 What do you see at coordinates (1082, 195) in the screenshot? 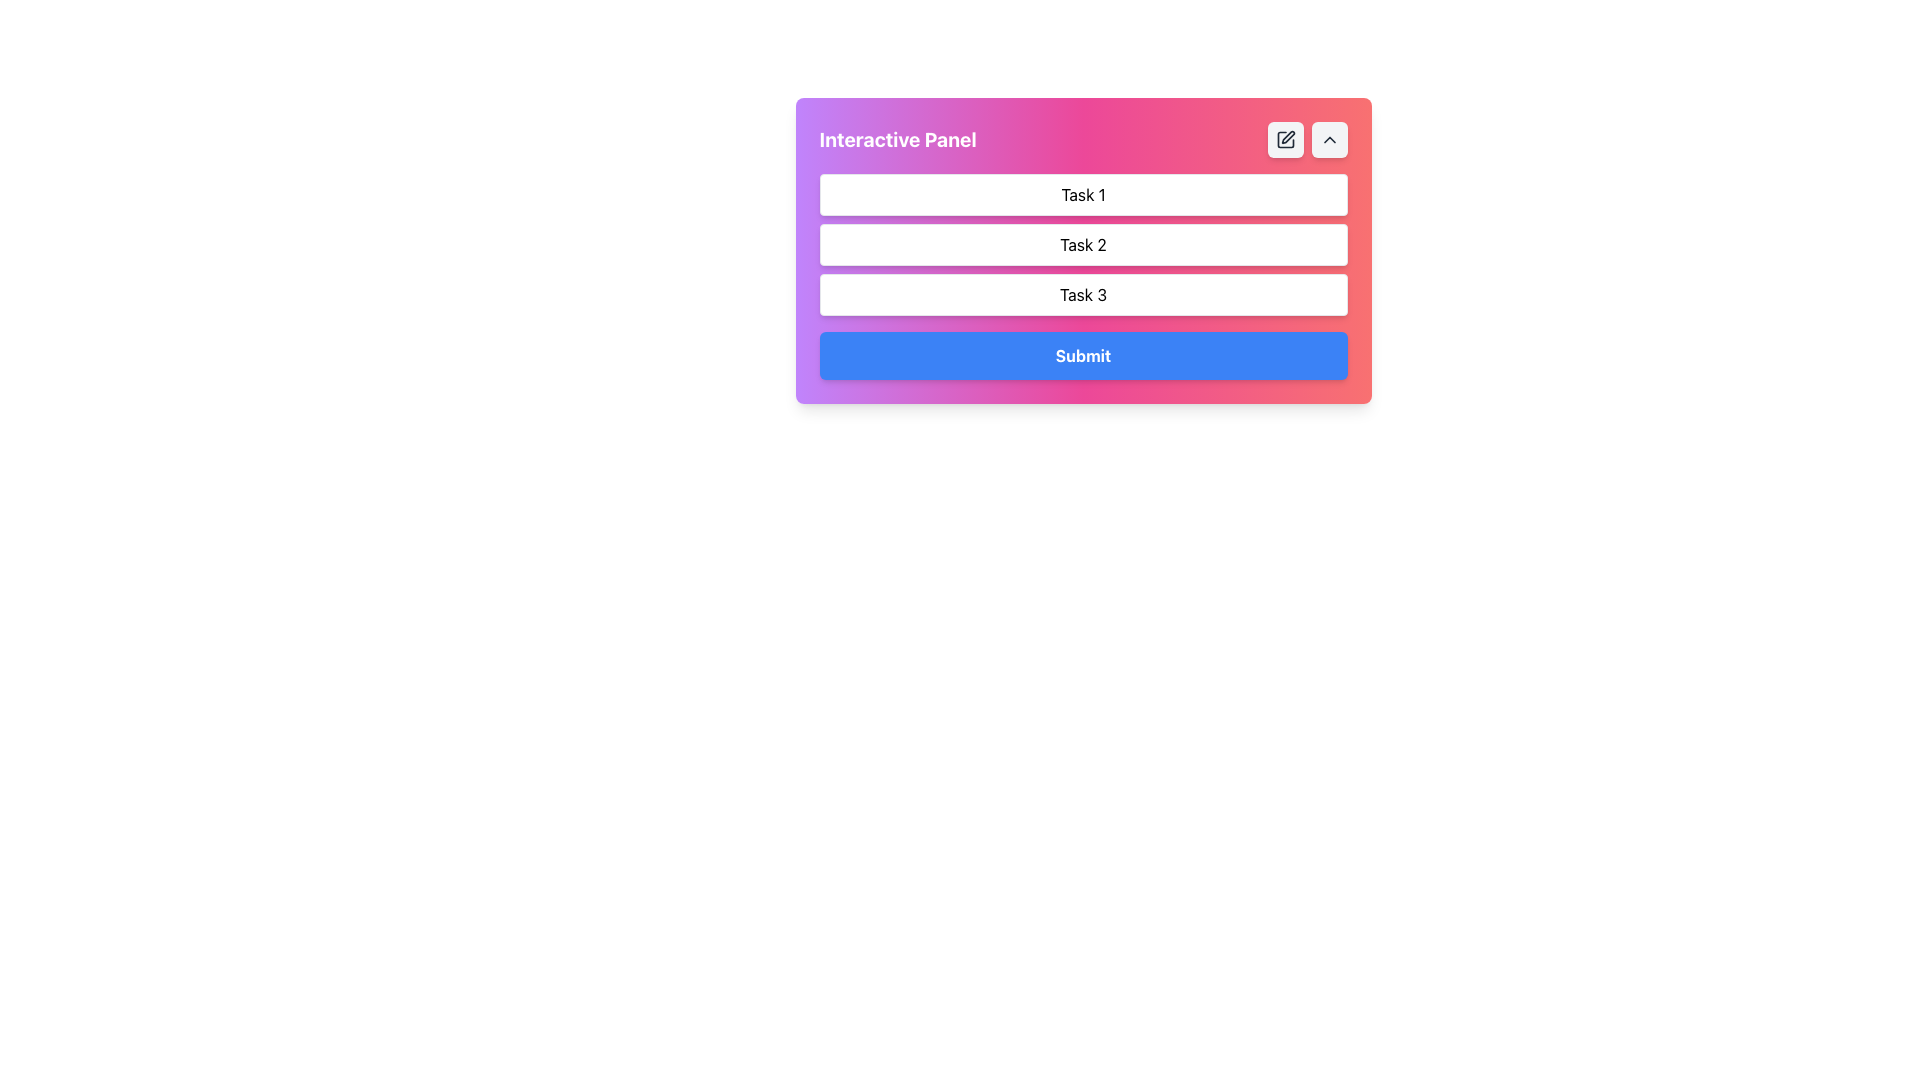
I see `the rectangular white text box labeled 'Task 1'` at bounding box center [1082, 195].